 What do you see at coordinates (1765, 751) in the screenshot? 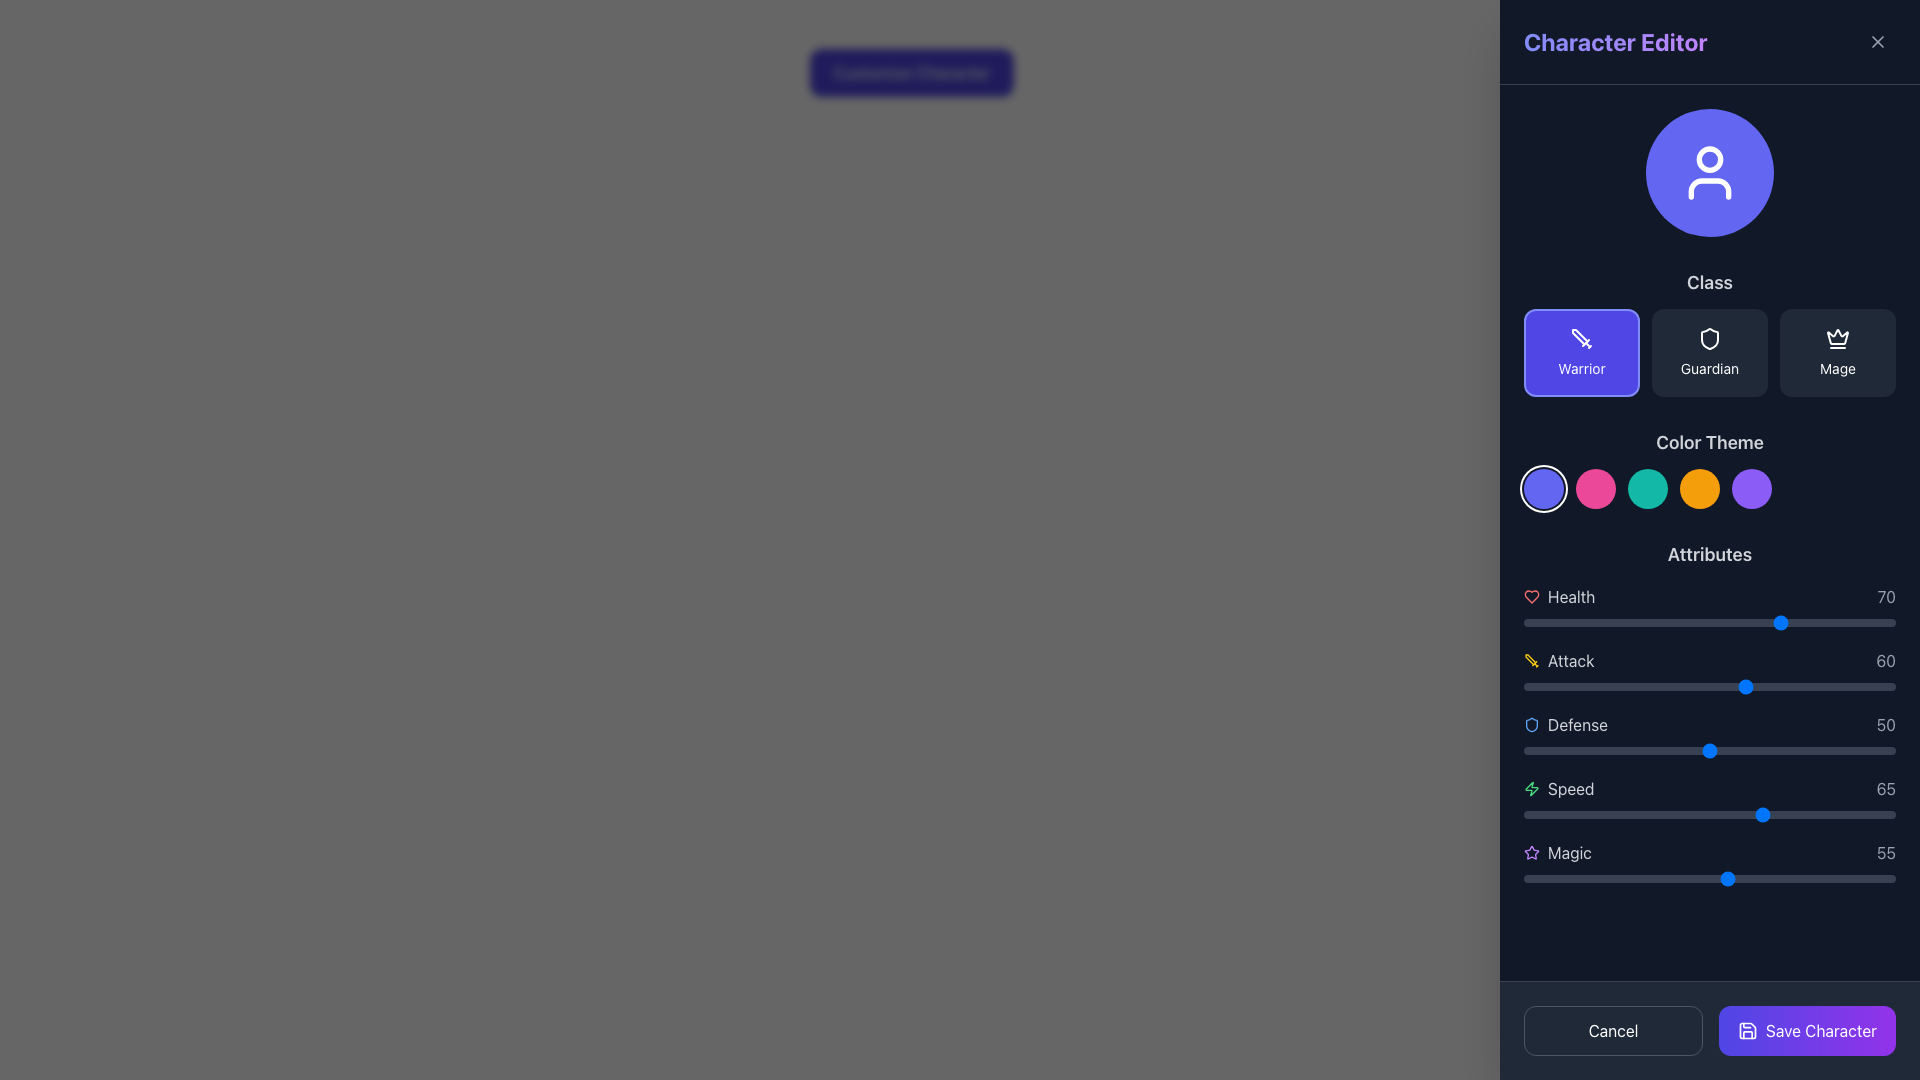
I see `the defense level` at bounding box center [1765, 751].